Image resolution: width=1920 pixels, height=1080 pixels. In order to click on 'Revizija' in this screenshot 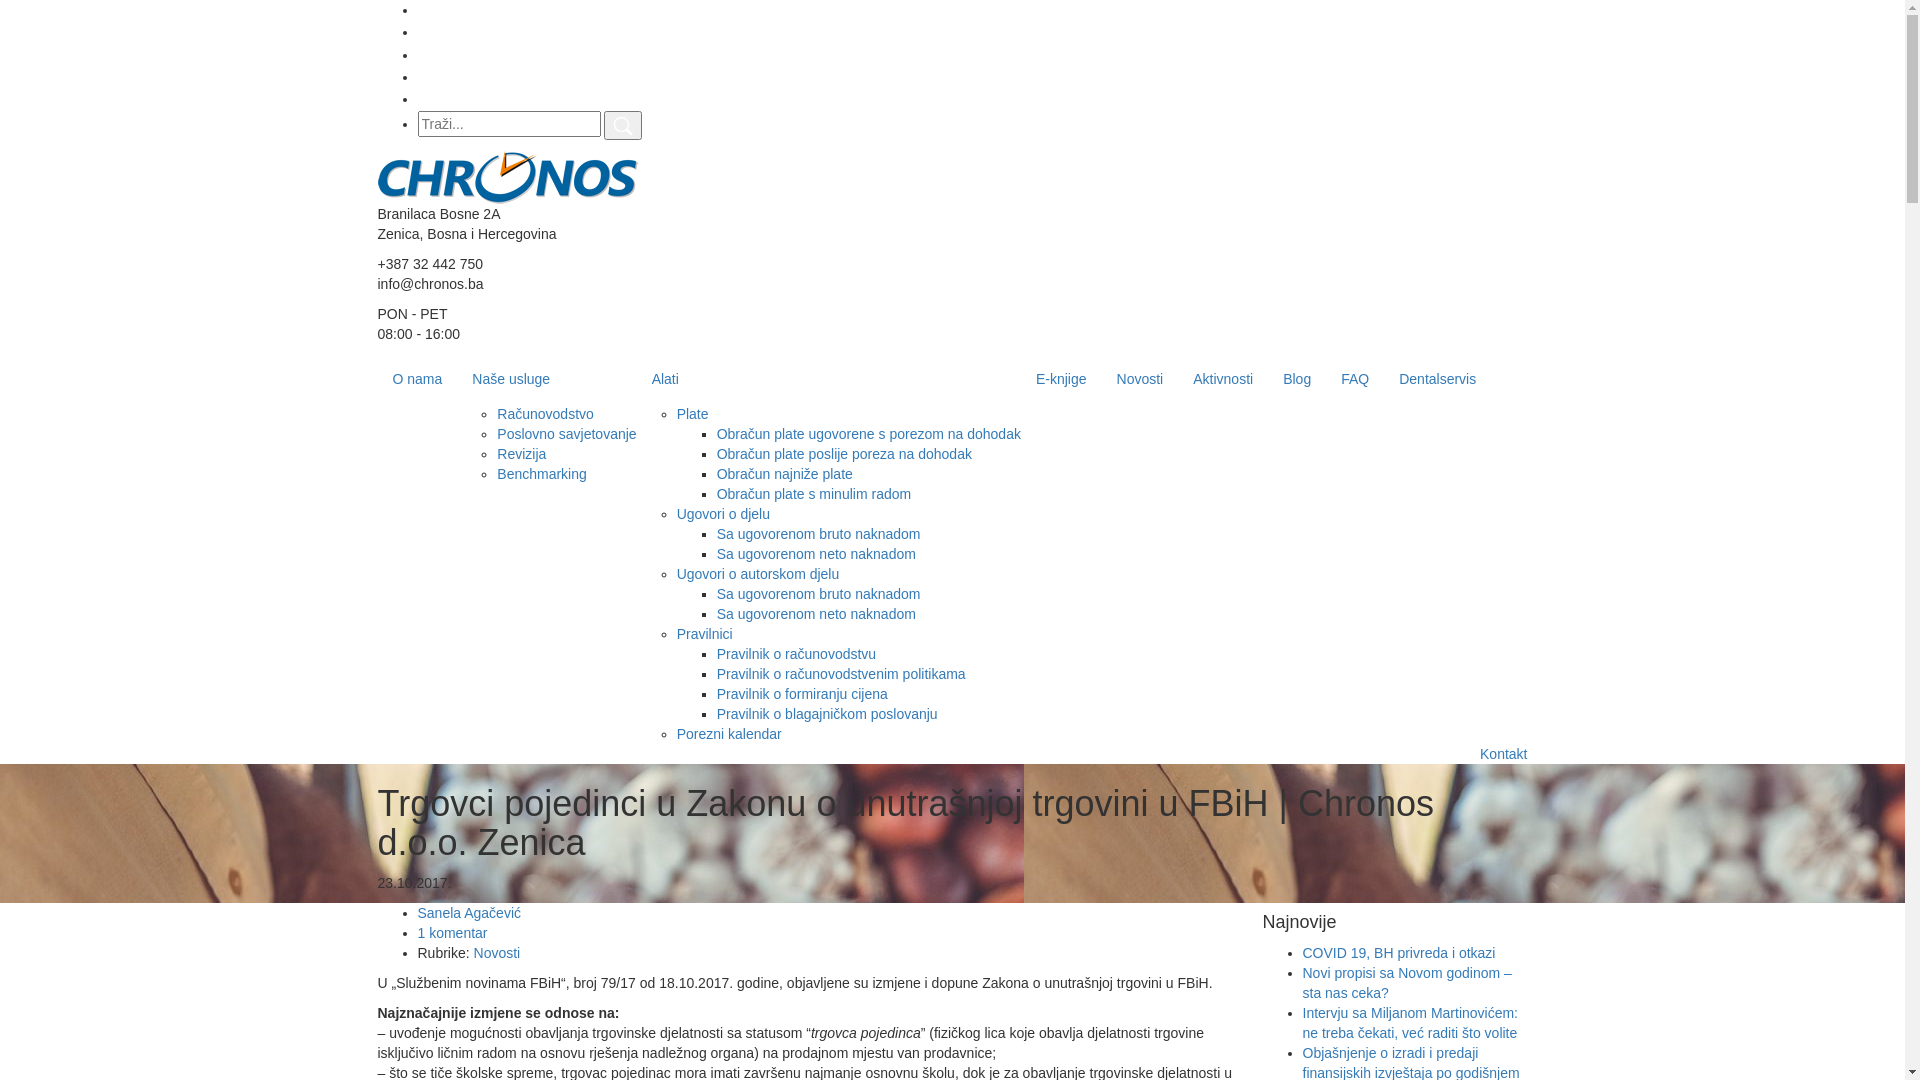, I will do `click(497, 454)`.